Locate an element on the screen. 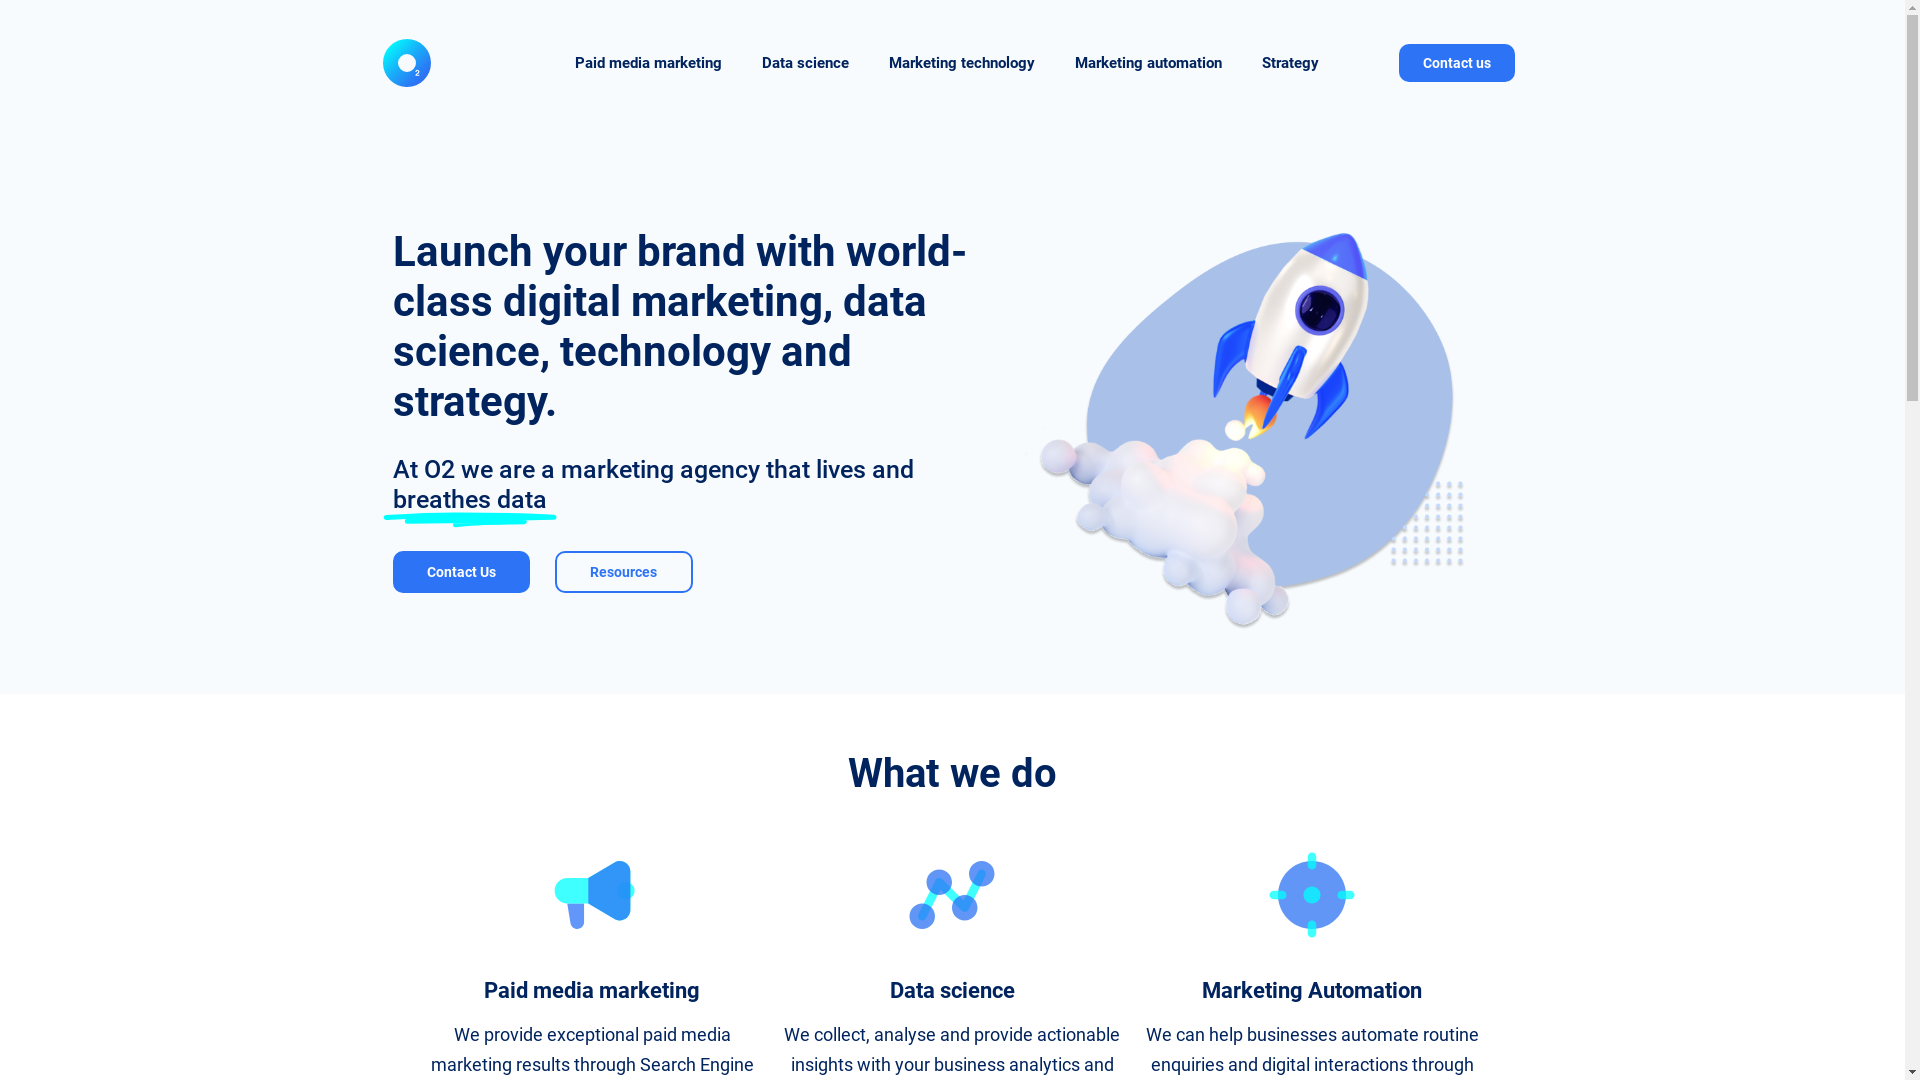 The image size is (1920, 1080). 'Contact Us' is located at coordinates (392, 571).